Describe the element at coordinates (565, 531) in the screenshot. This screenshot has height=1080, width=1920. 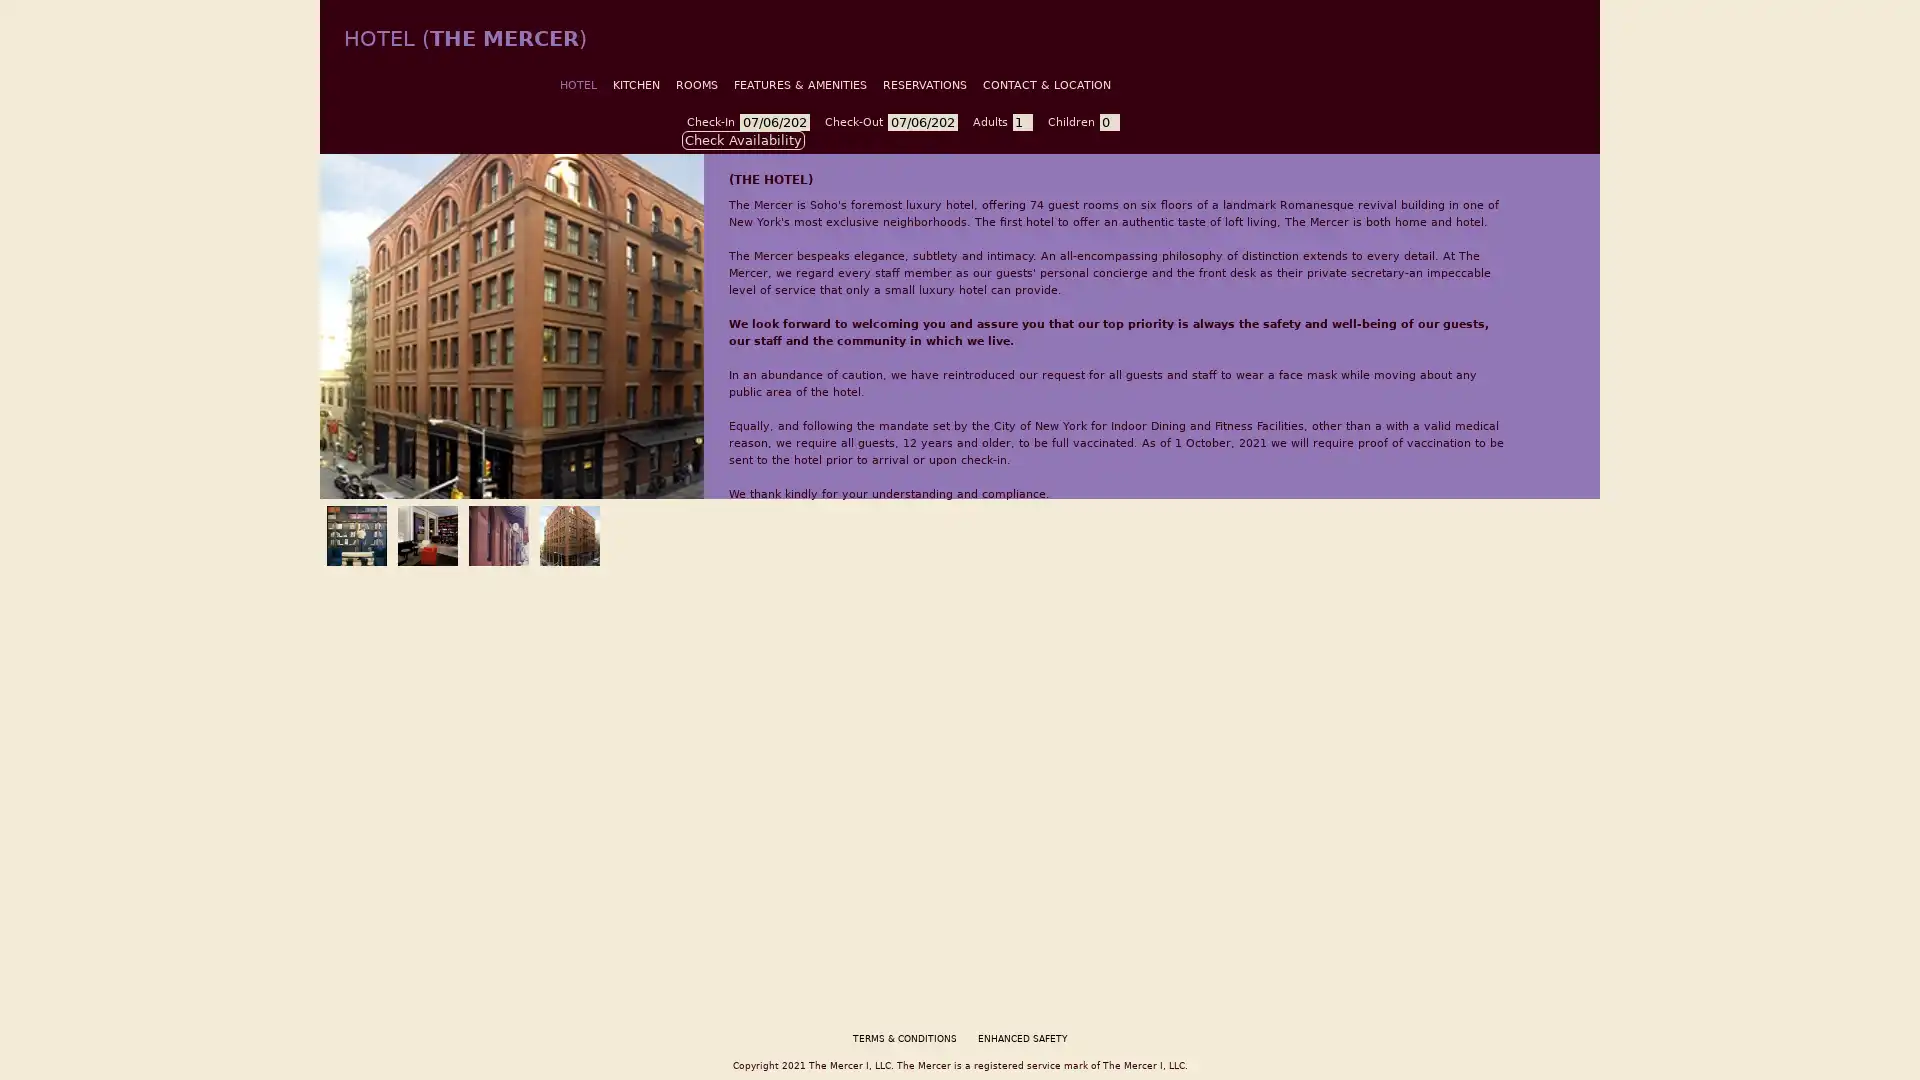
I see `Hotel exterior far` at that location.